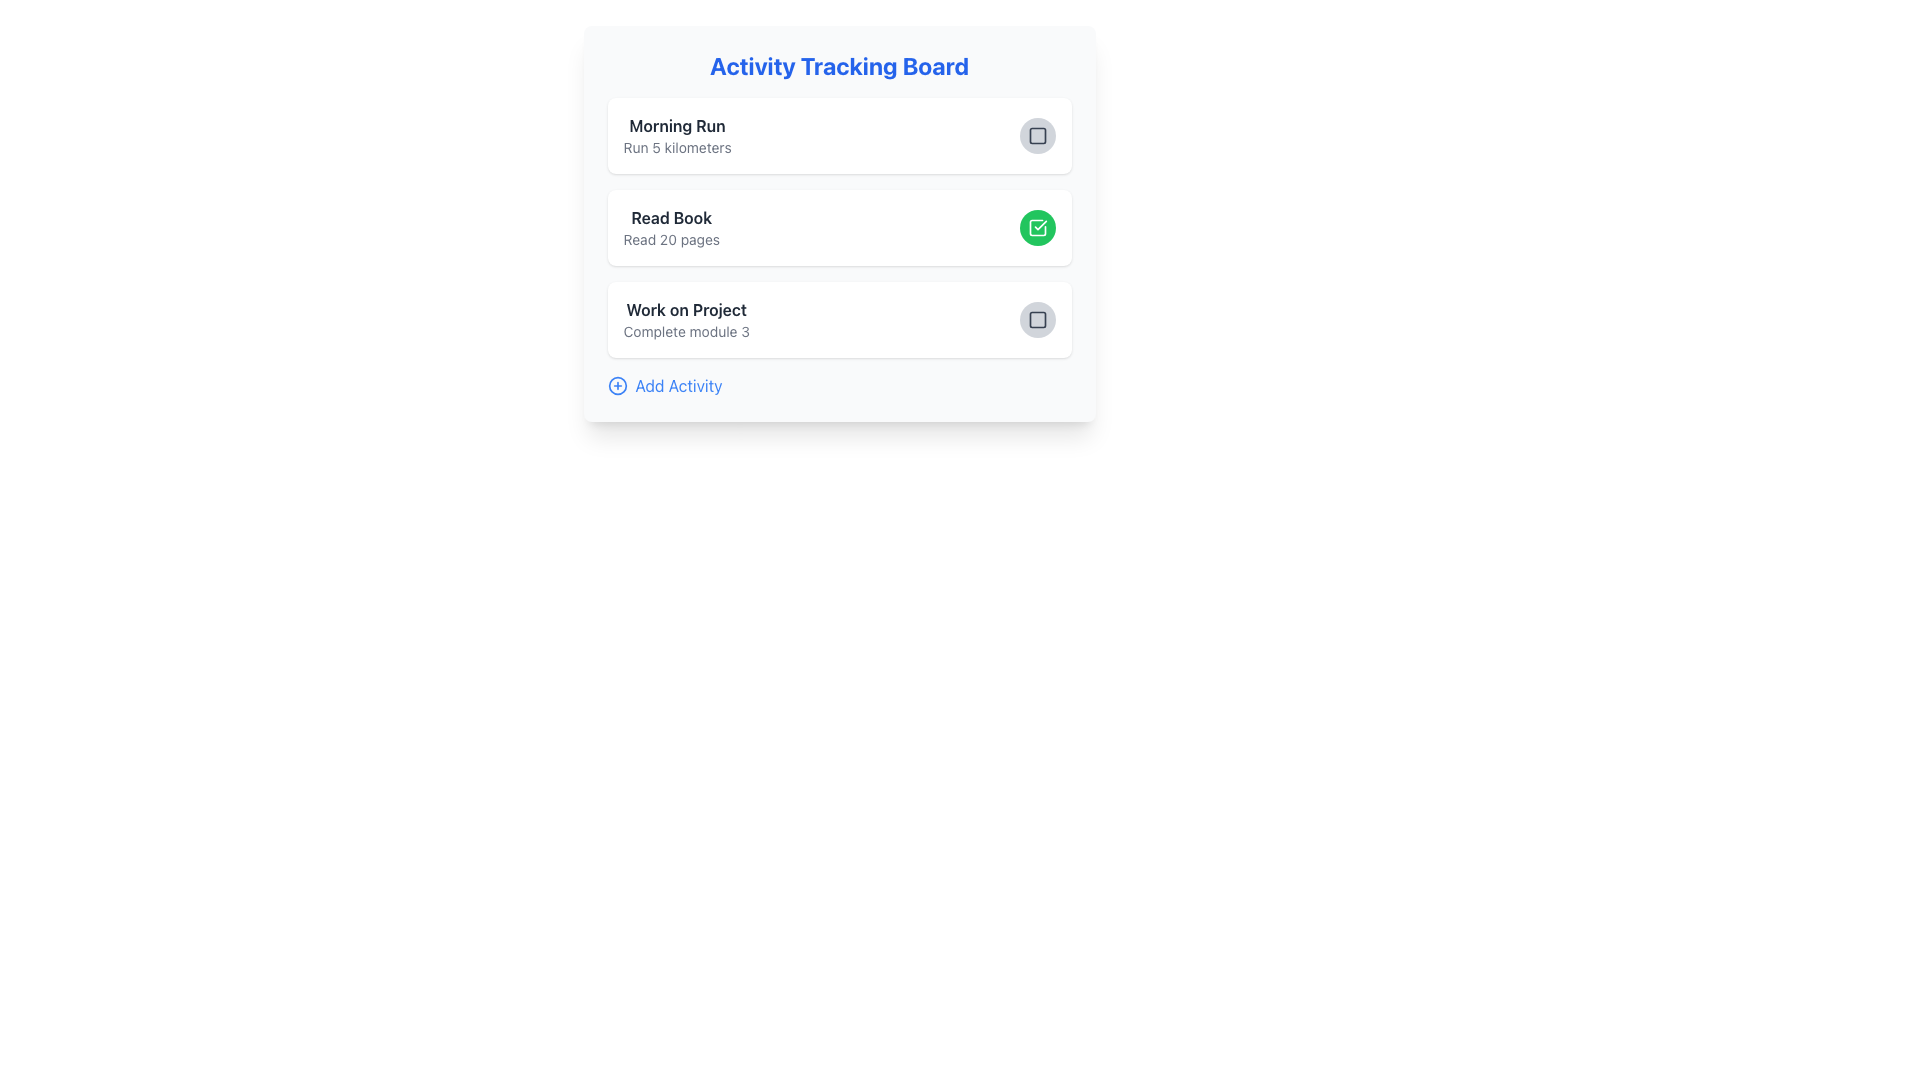 The height and width of the screenshot is (1080, 1920). I want to click on the circular button with a light gray background and a square icon in the center, located to the far right of the 'Morning Run' activity card, so click(1037, 135).